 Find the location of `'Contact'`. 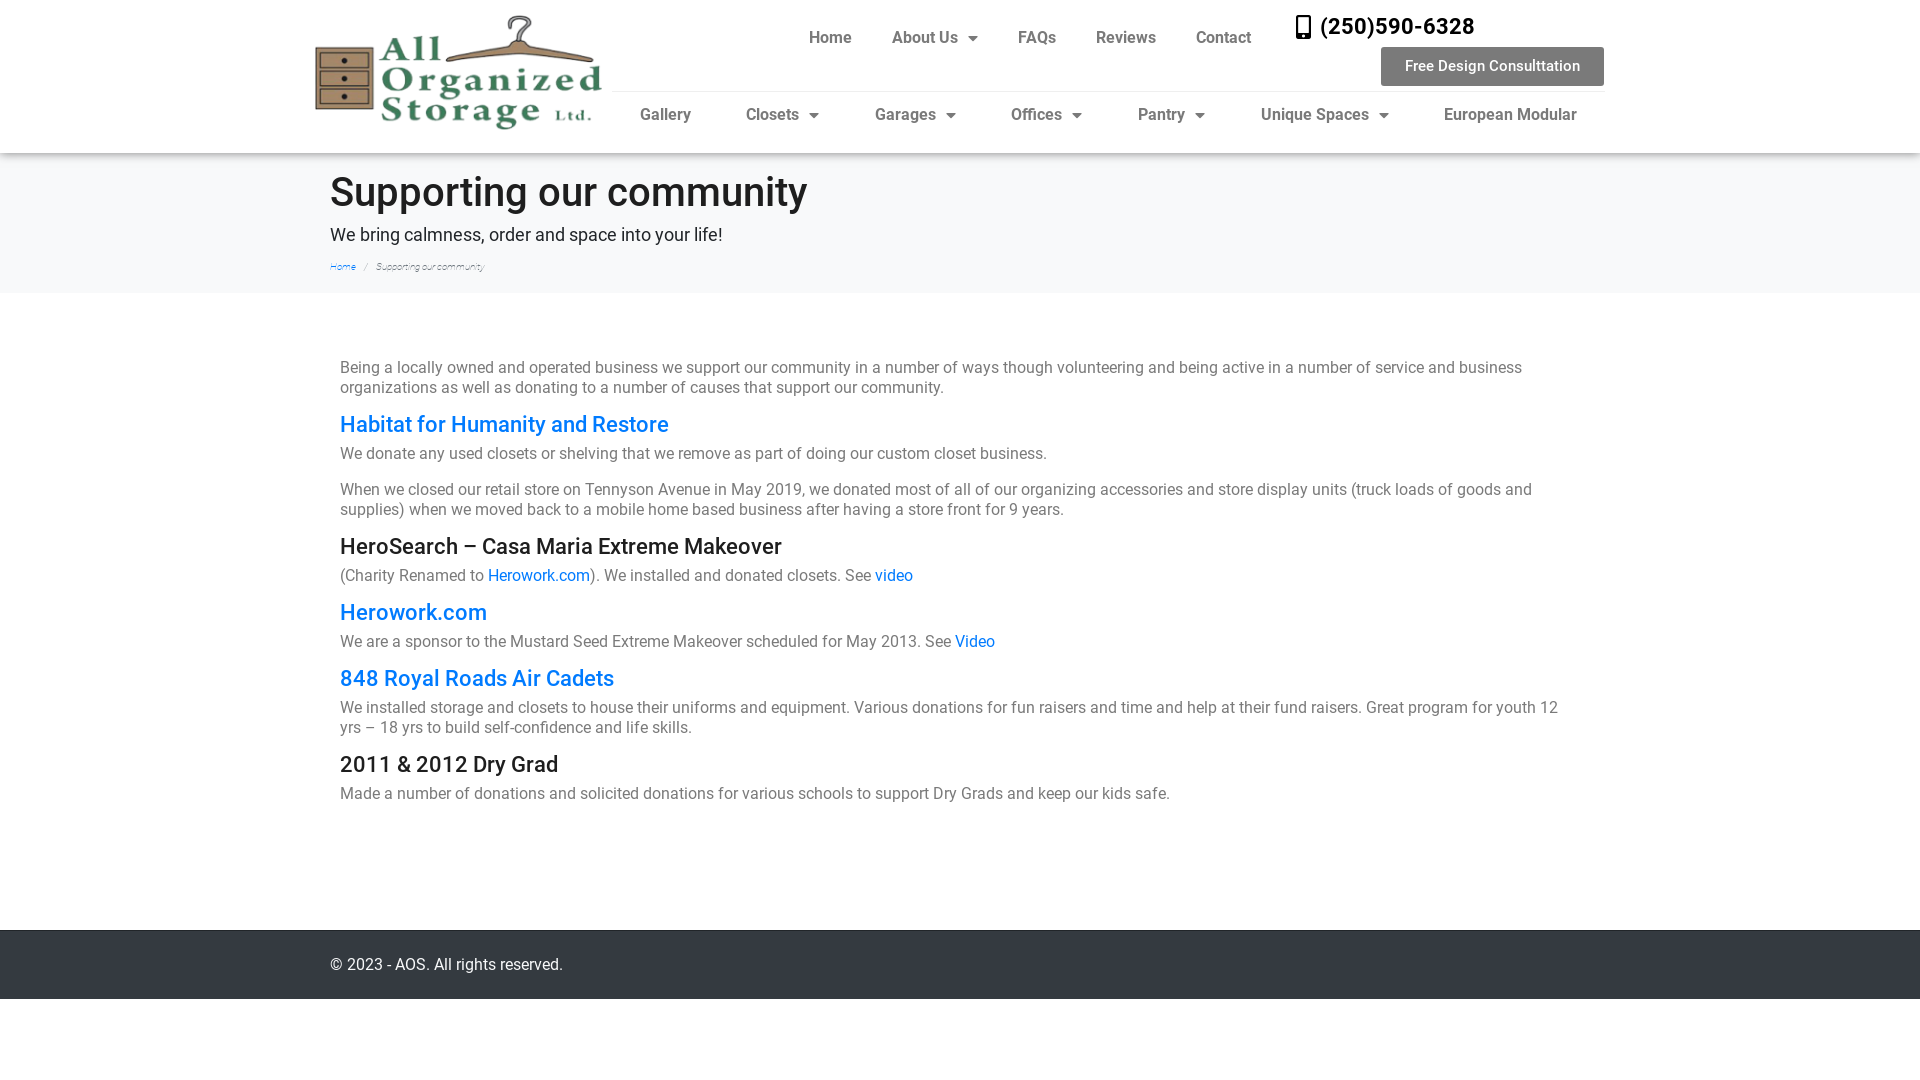

'Contact' is located at coordinates (1222, 38).